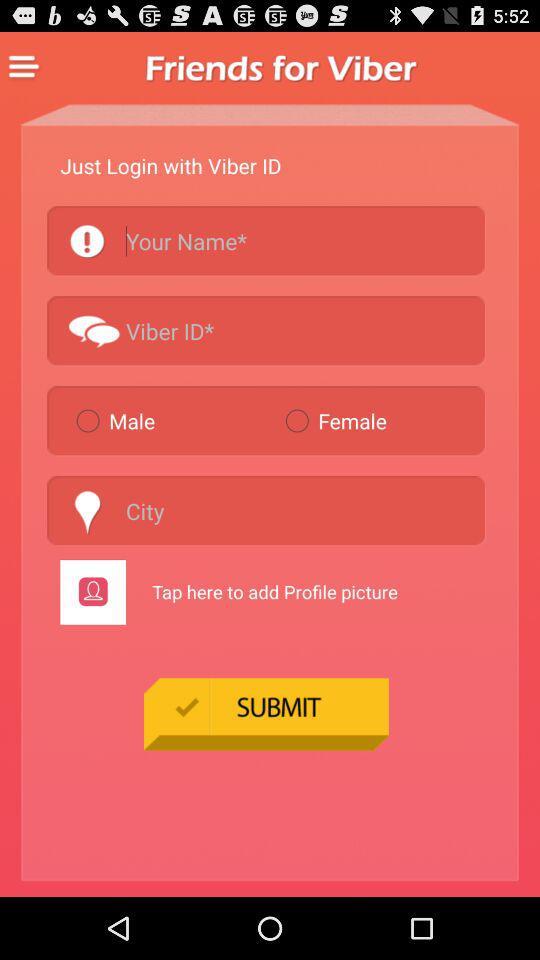  Describe the element at coordinates (381, 419) in the screenshot. I see `the female item` at that location.